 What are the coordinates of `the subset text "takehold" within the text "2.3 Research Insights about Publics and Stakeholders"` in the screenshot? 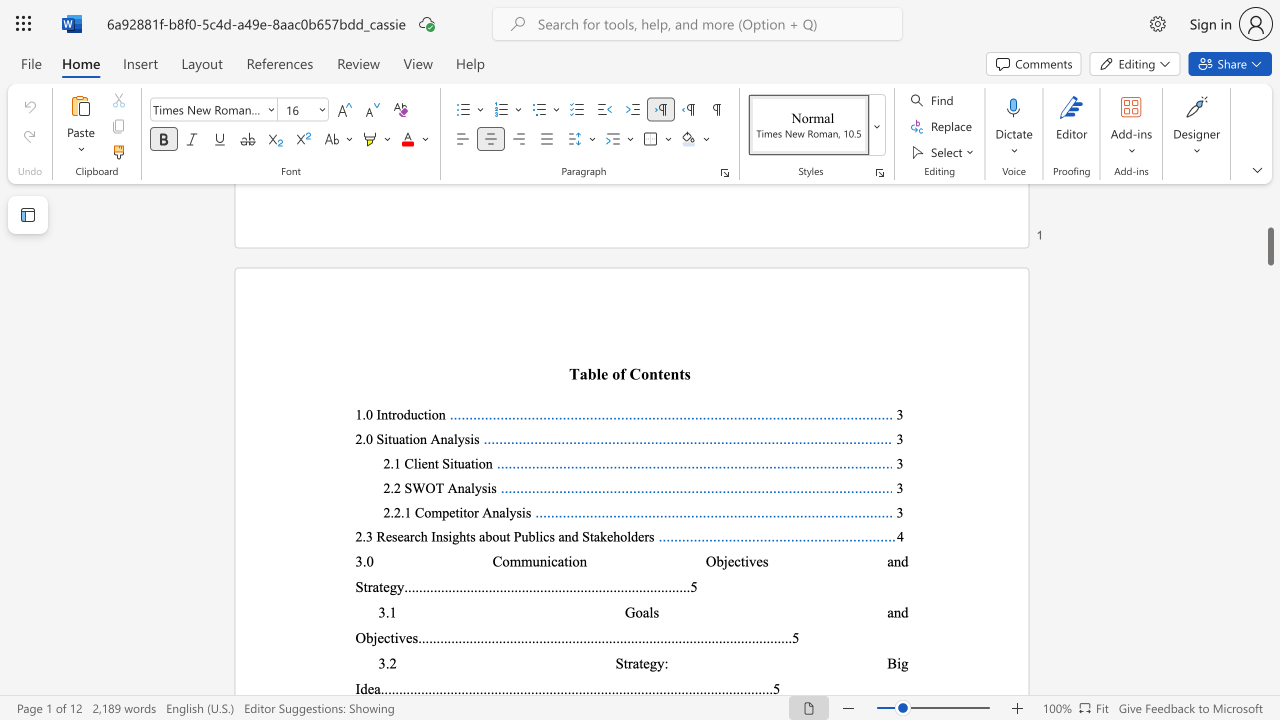 It's located at (588, 535).